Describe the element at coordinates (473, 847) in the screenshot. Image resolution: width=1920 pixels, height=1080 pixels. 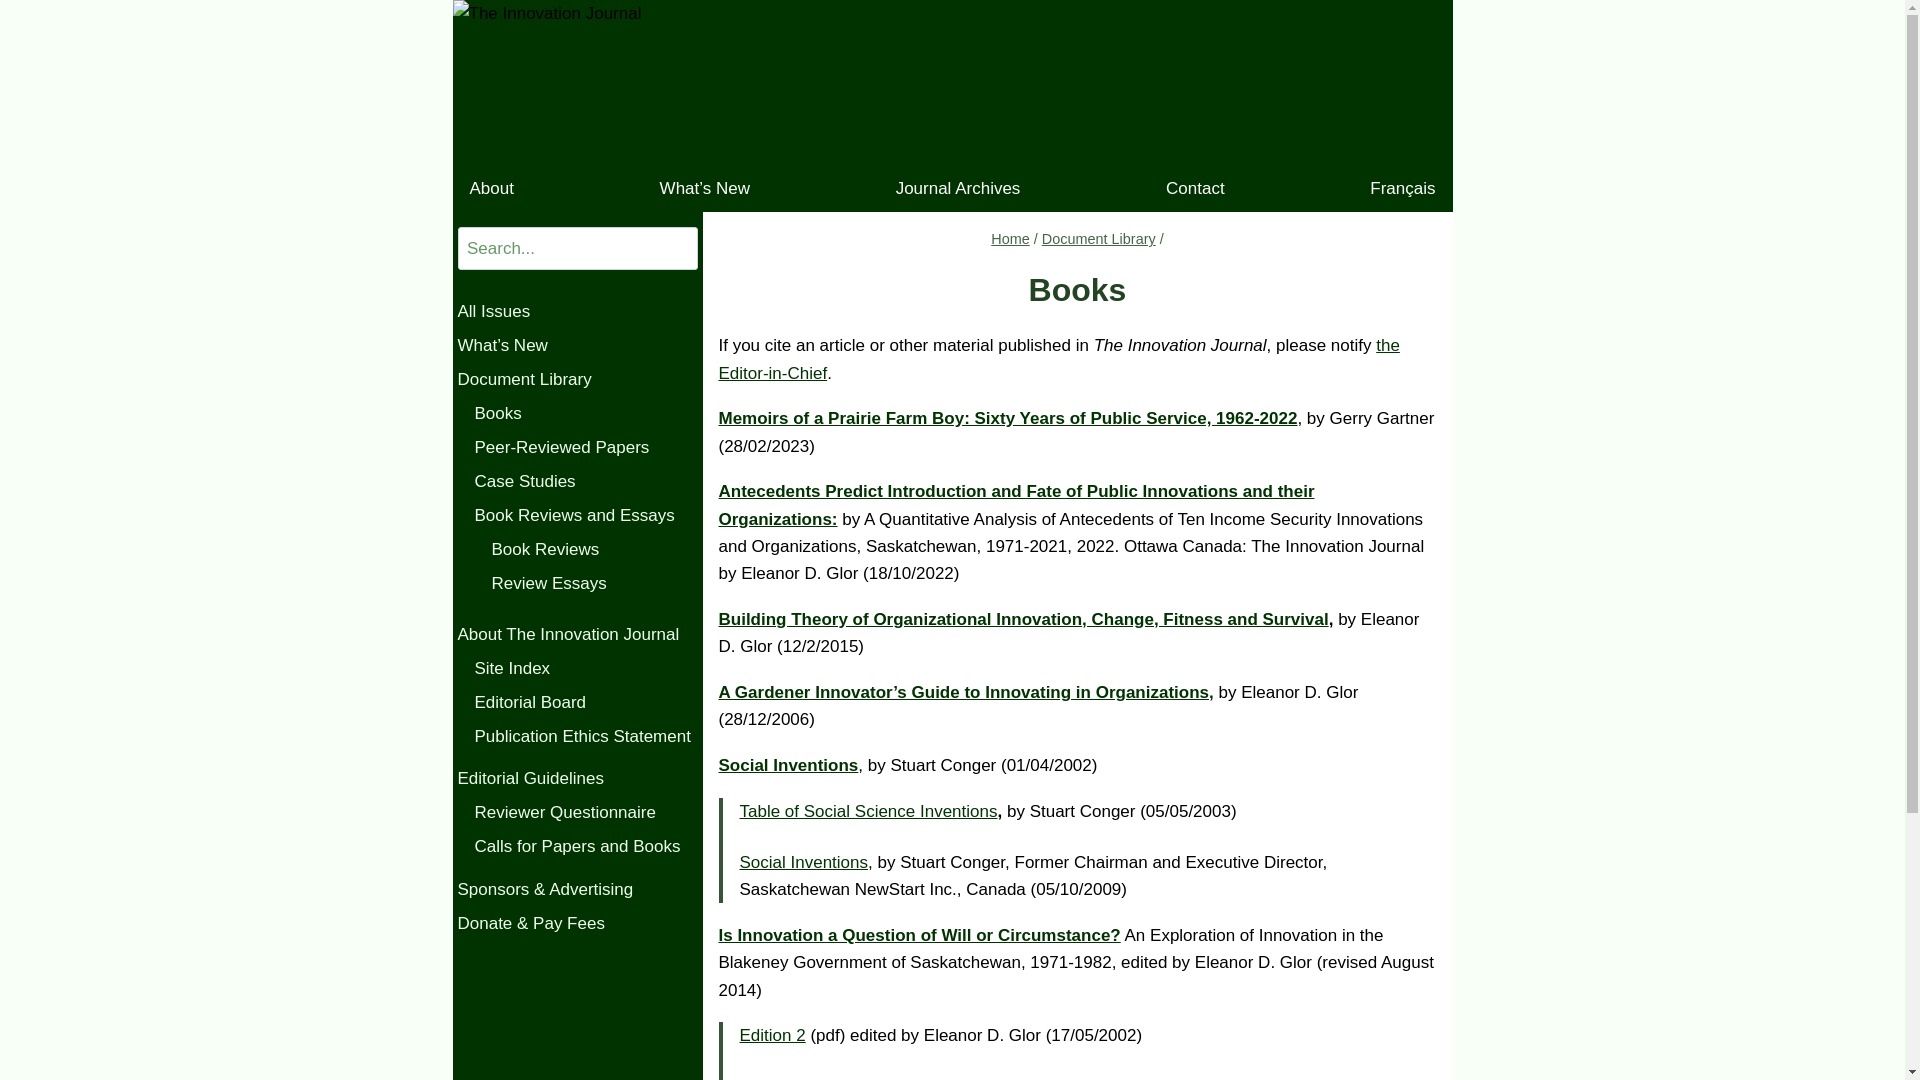
I see `'Calls for Papers and Books'` at that location.